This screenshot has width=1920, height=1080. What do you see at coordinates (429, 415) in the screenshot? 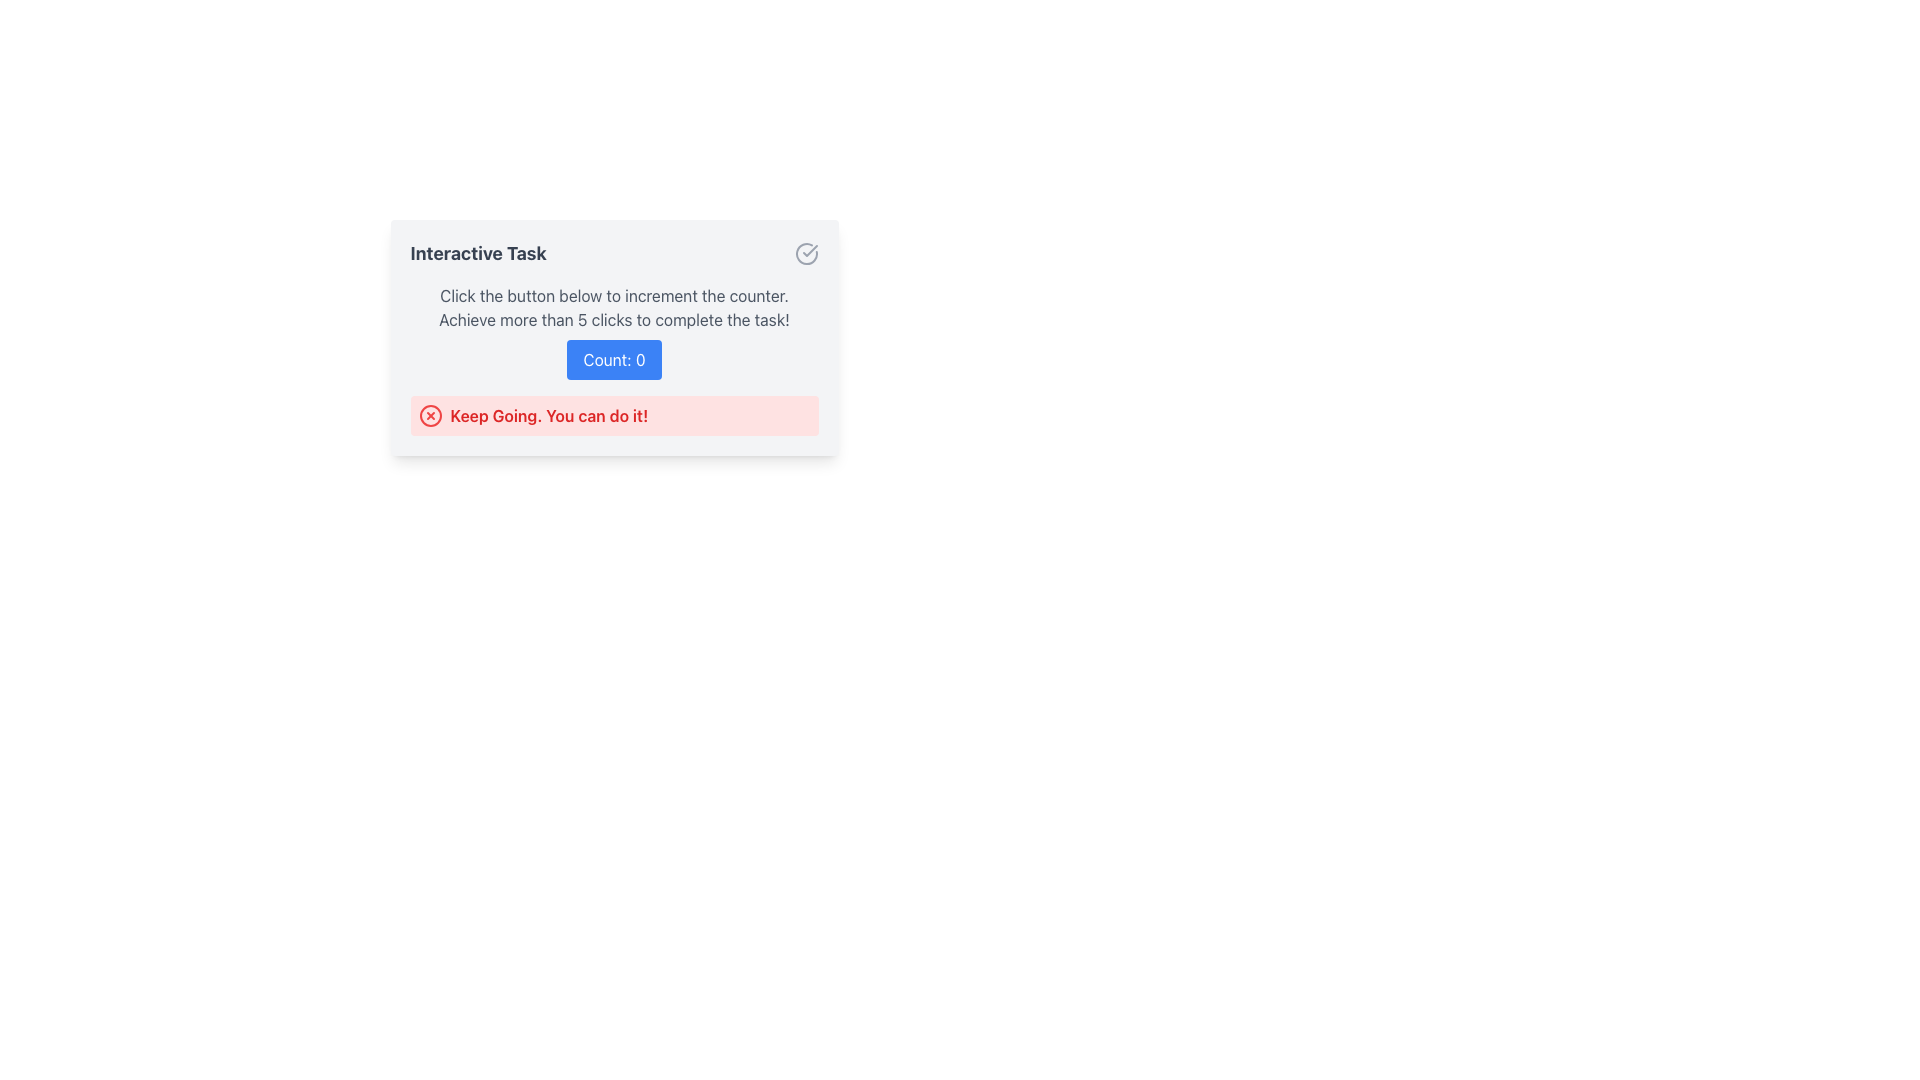
I see `the inner circular shape of the error icon located to the left of the red-and-white alert message box` at bounding box center [429, 415].